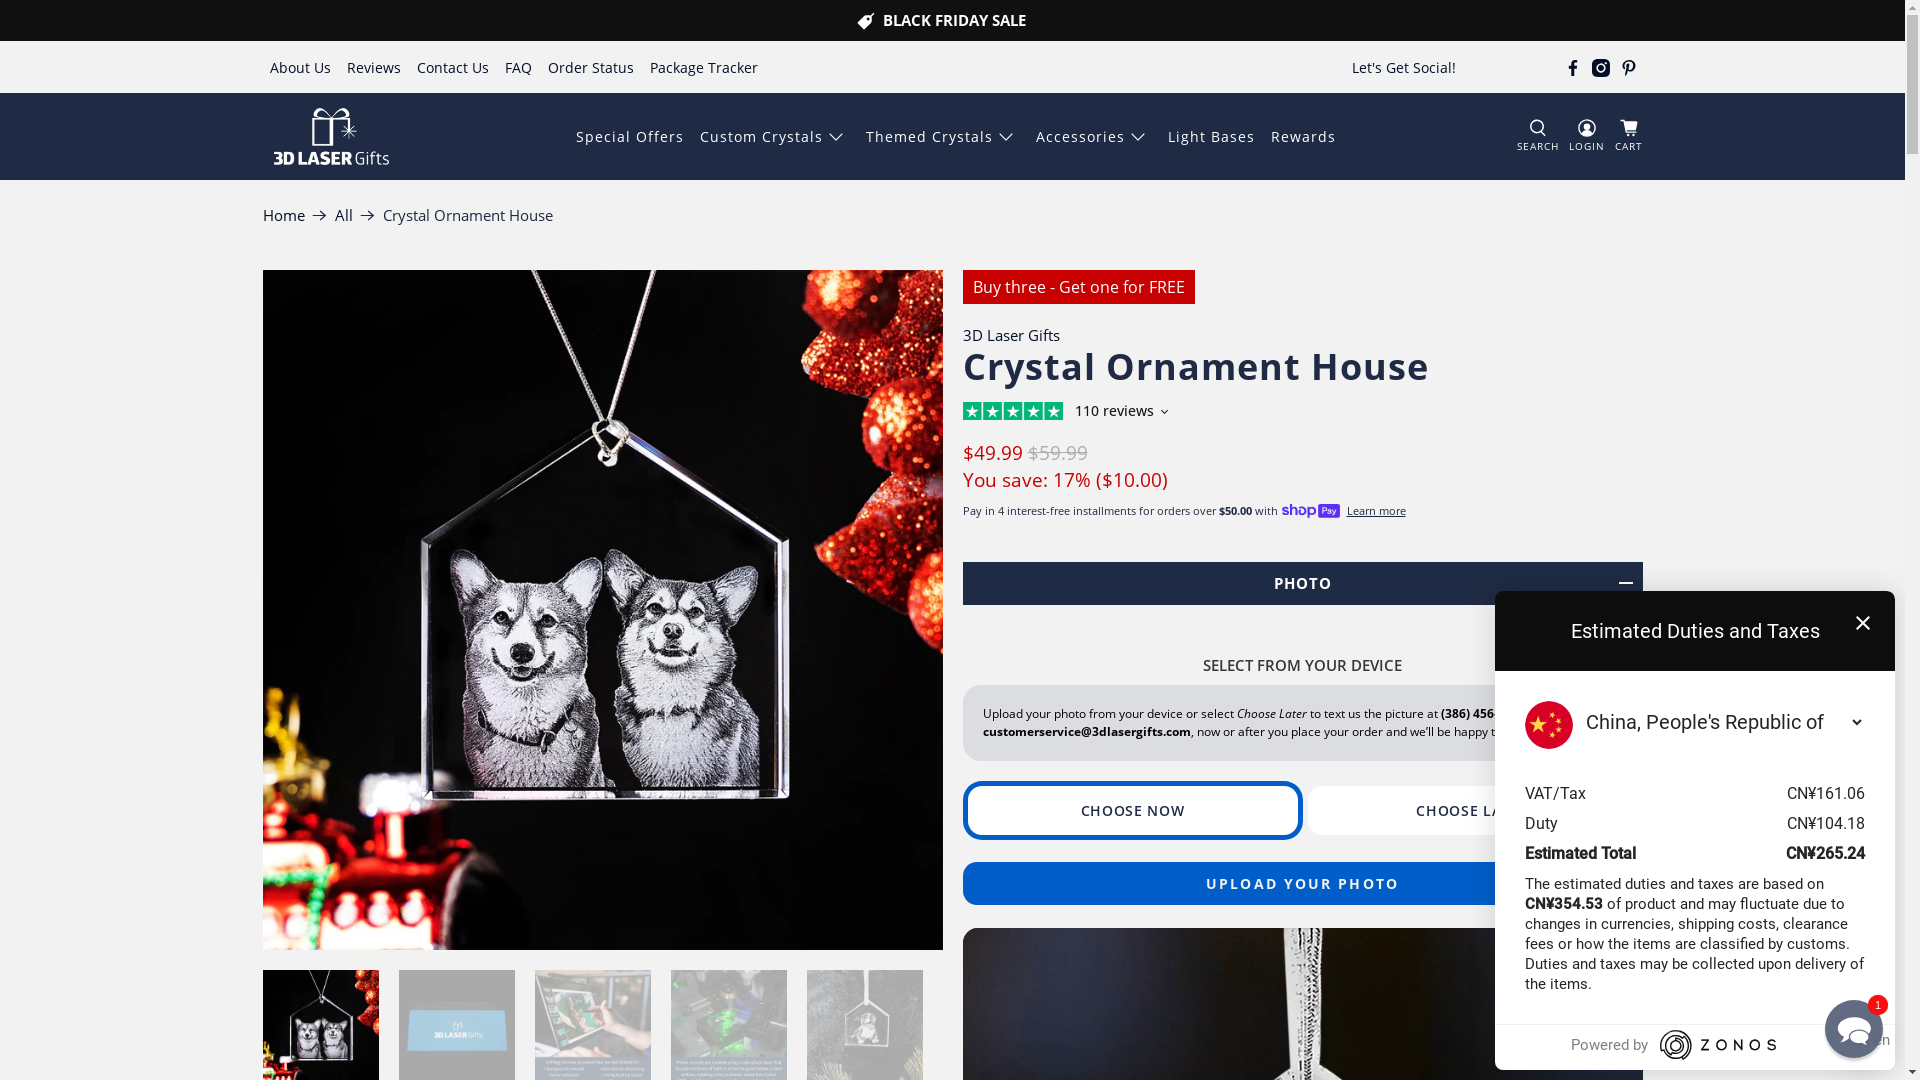 This screenshot has height=1080, width=1920. What do you see at coordinates (1010, 334) in the screenshot?
I see `'3D Laser Gifts'` at bounding box center [1010, 334].